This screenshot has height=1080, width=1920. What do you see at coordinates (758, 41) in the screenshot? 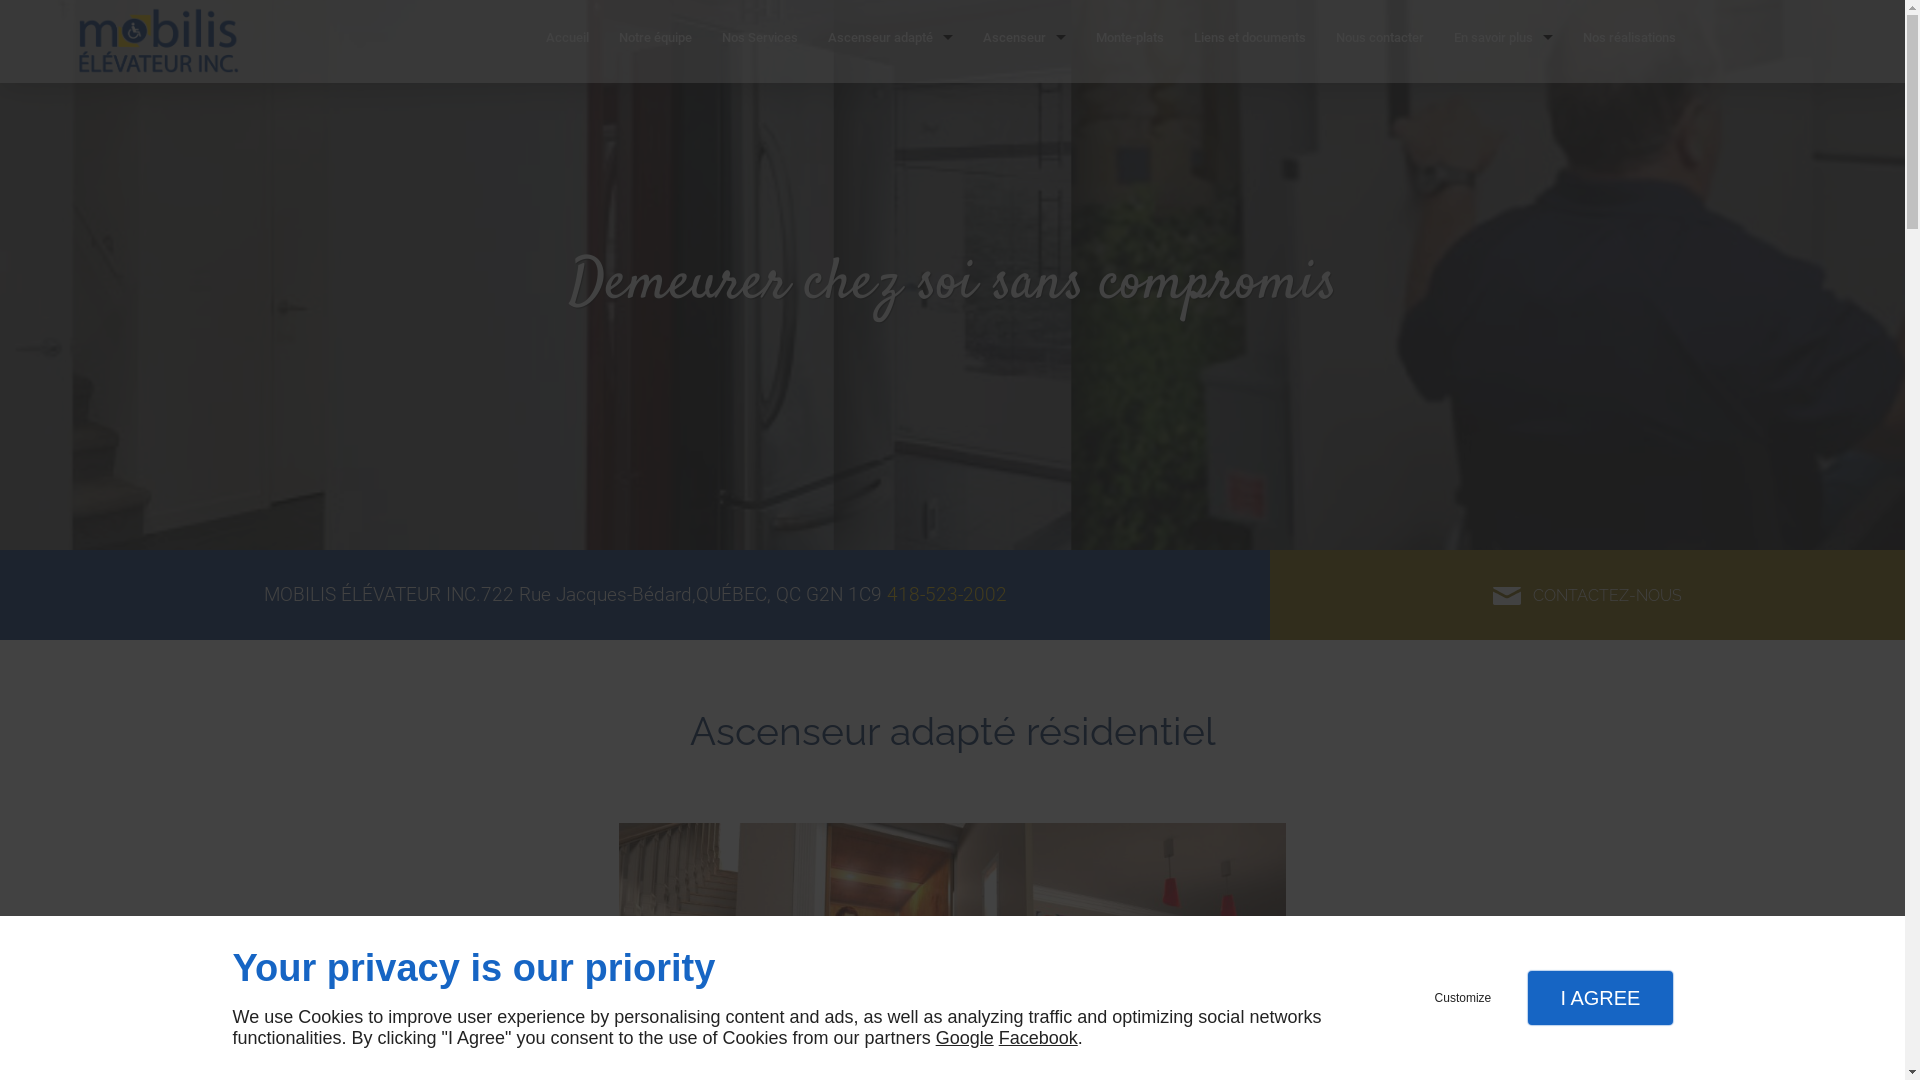
I see `'Nos Services'` at bounding box center [758, 41].